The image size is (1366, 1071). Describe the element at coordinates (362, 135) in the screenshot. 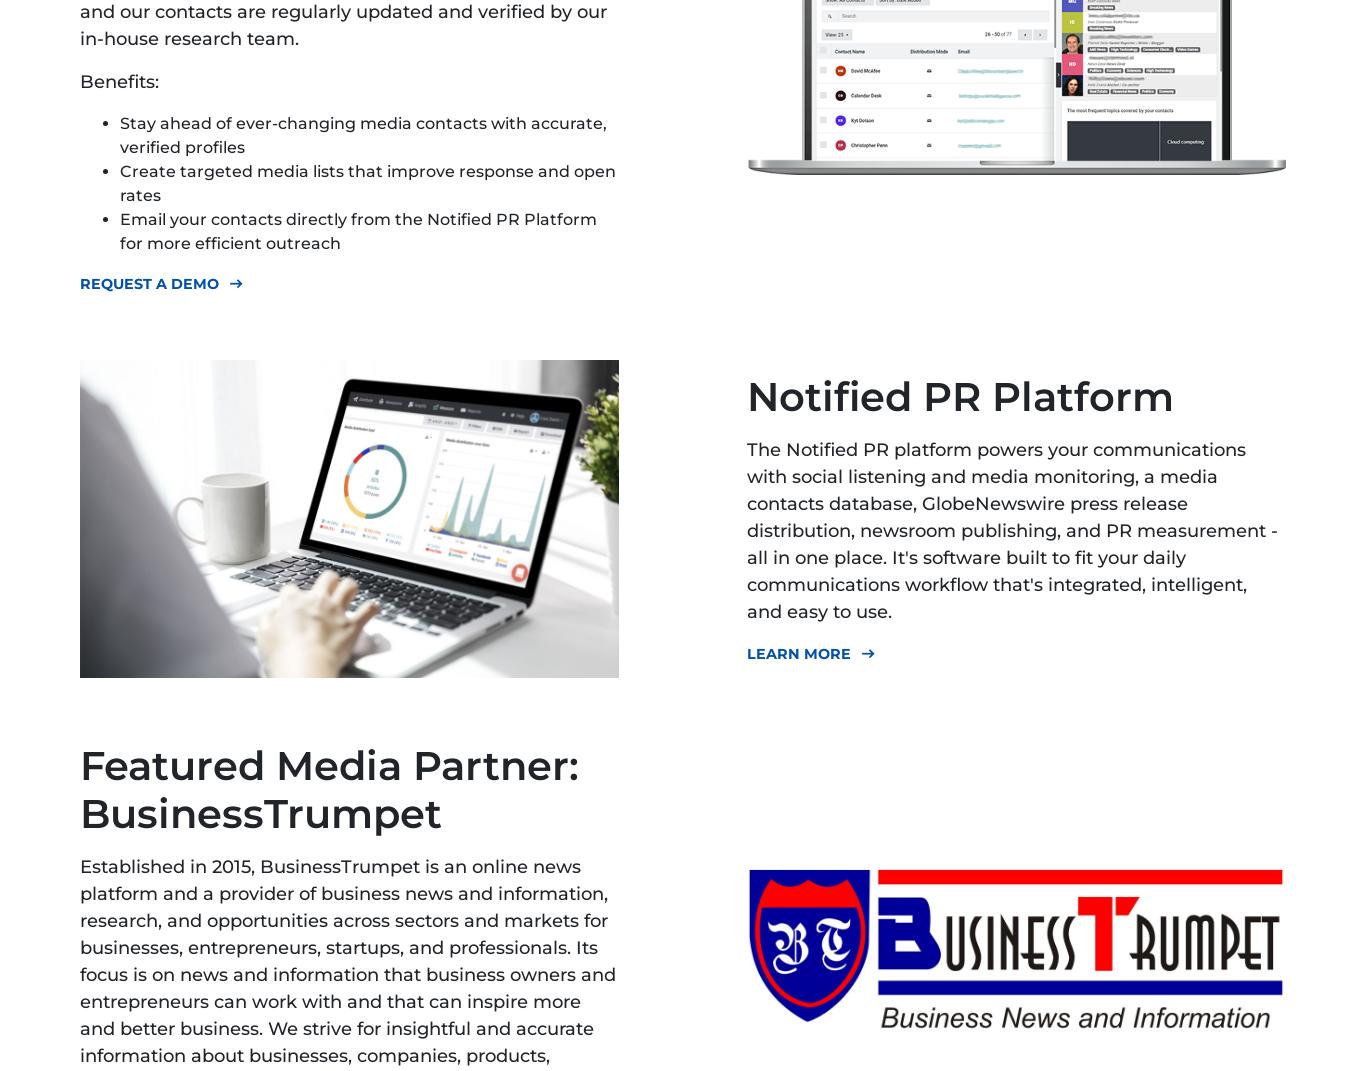

I see `'Stay ahead of ever-changing media contacts with accurate, verified profiles'` at that location.